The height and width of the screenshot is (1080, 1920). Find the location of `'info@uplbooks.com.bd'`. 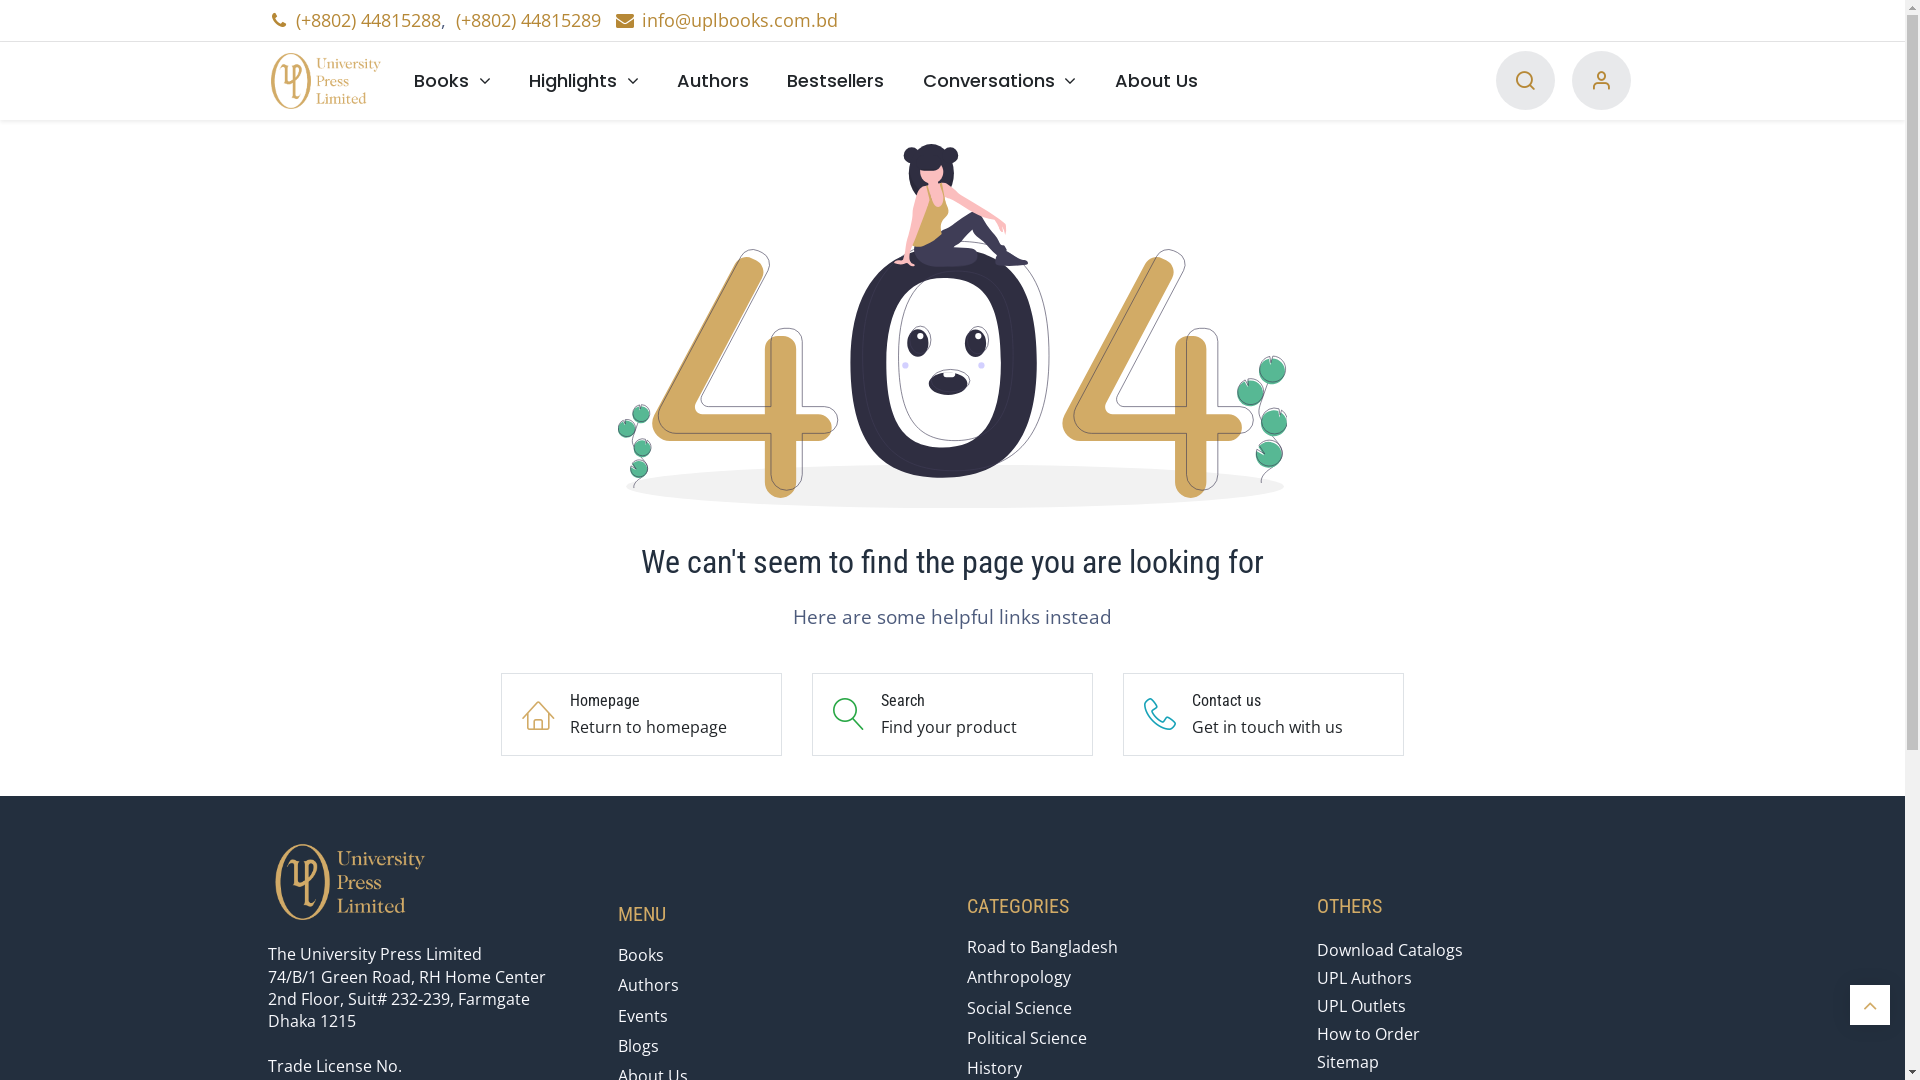

'info@uplbooks.com.bd' is located at coordinates (613, 19).